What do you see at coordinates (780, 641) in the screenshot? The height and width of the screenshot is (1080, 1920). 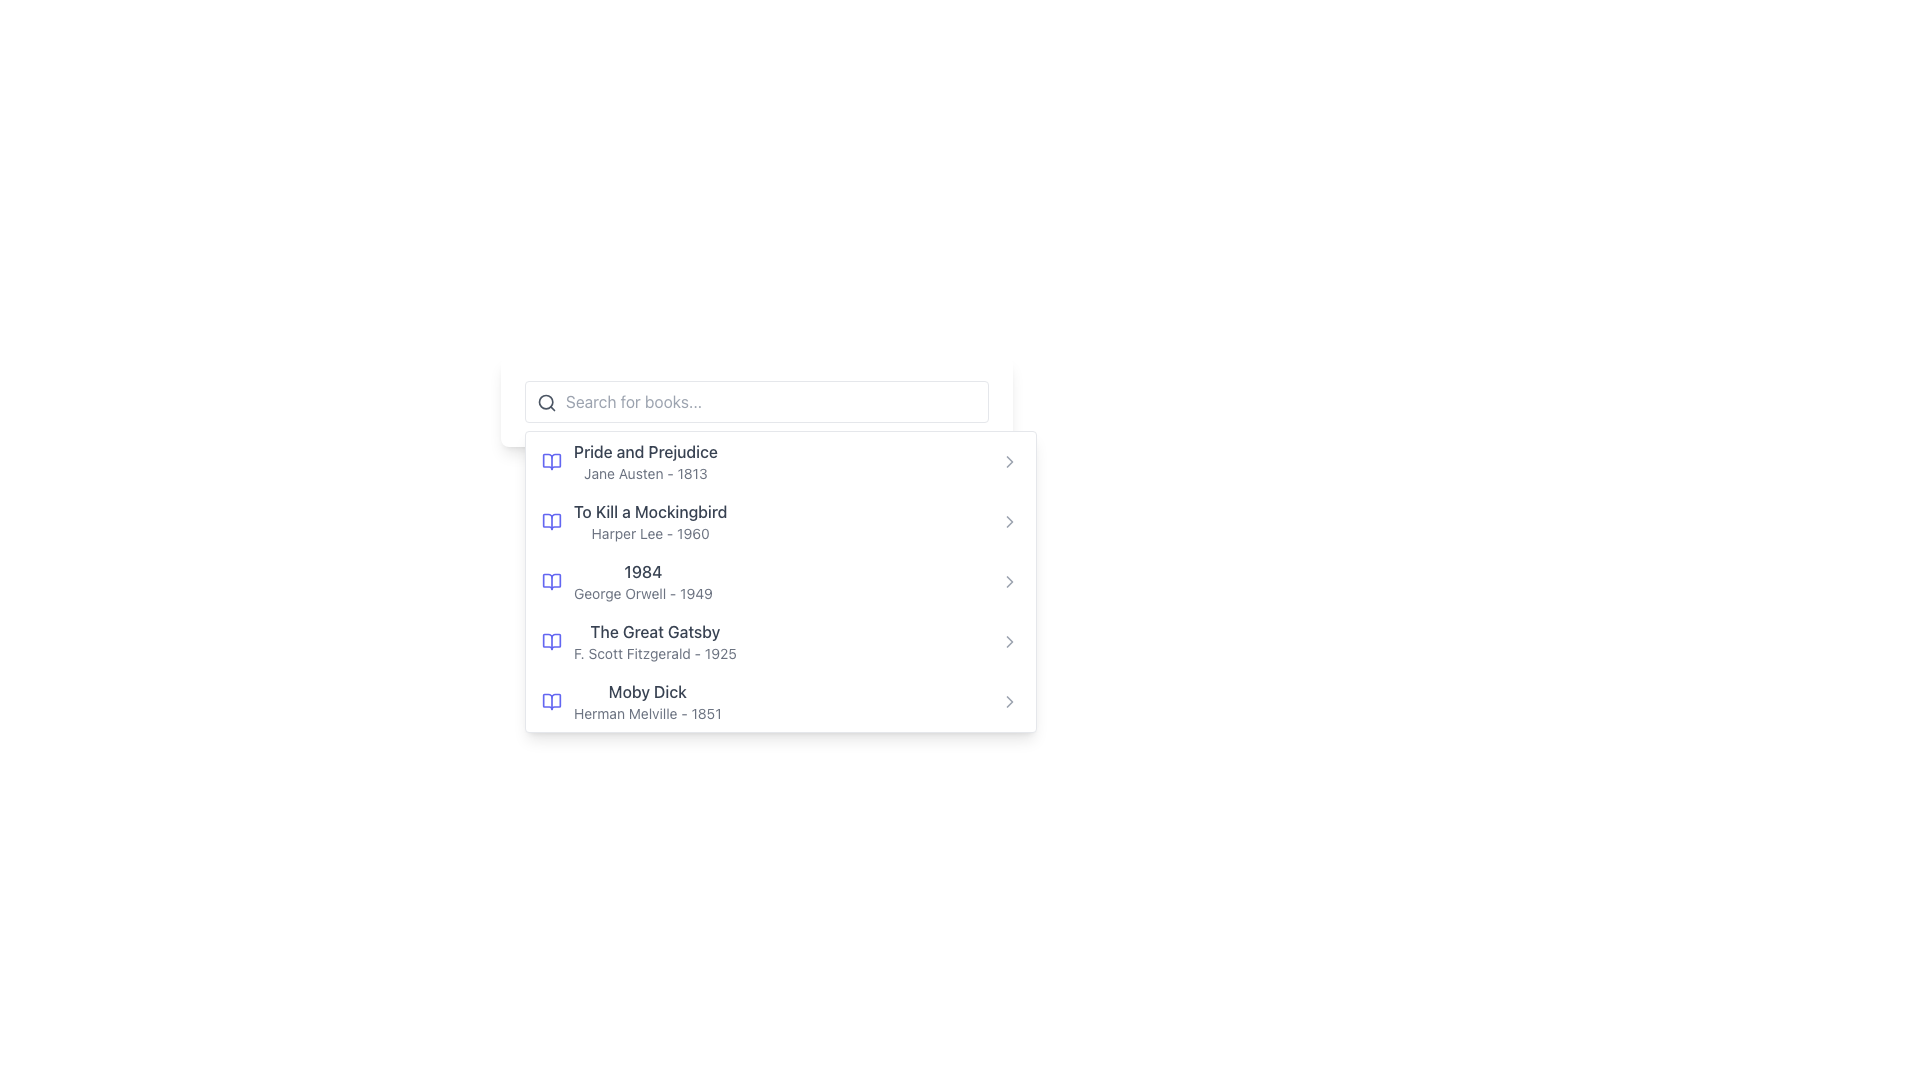 I see `the fourth list item in the dropdown menu that displays details about 'The Great Gatsby'` at bounding box center [780, 641].